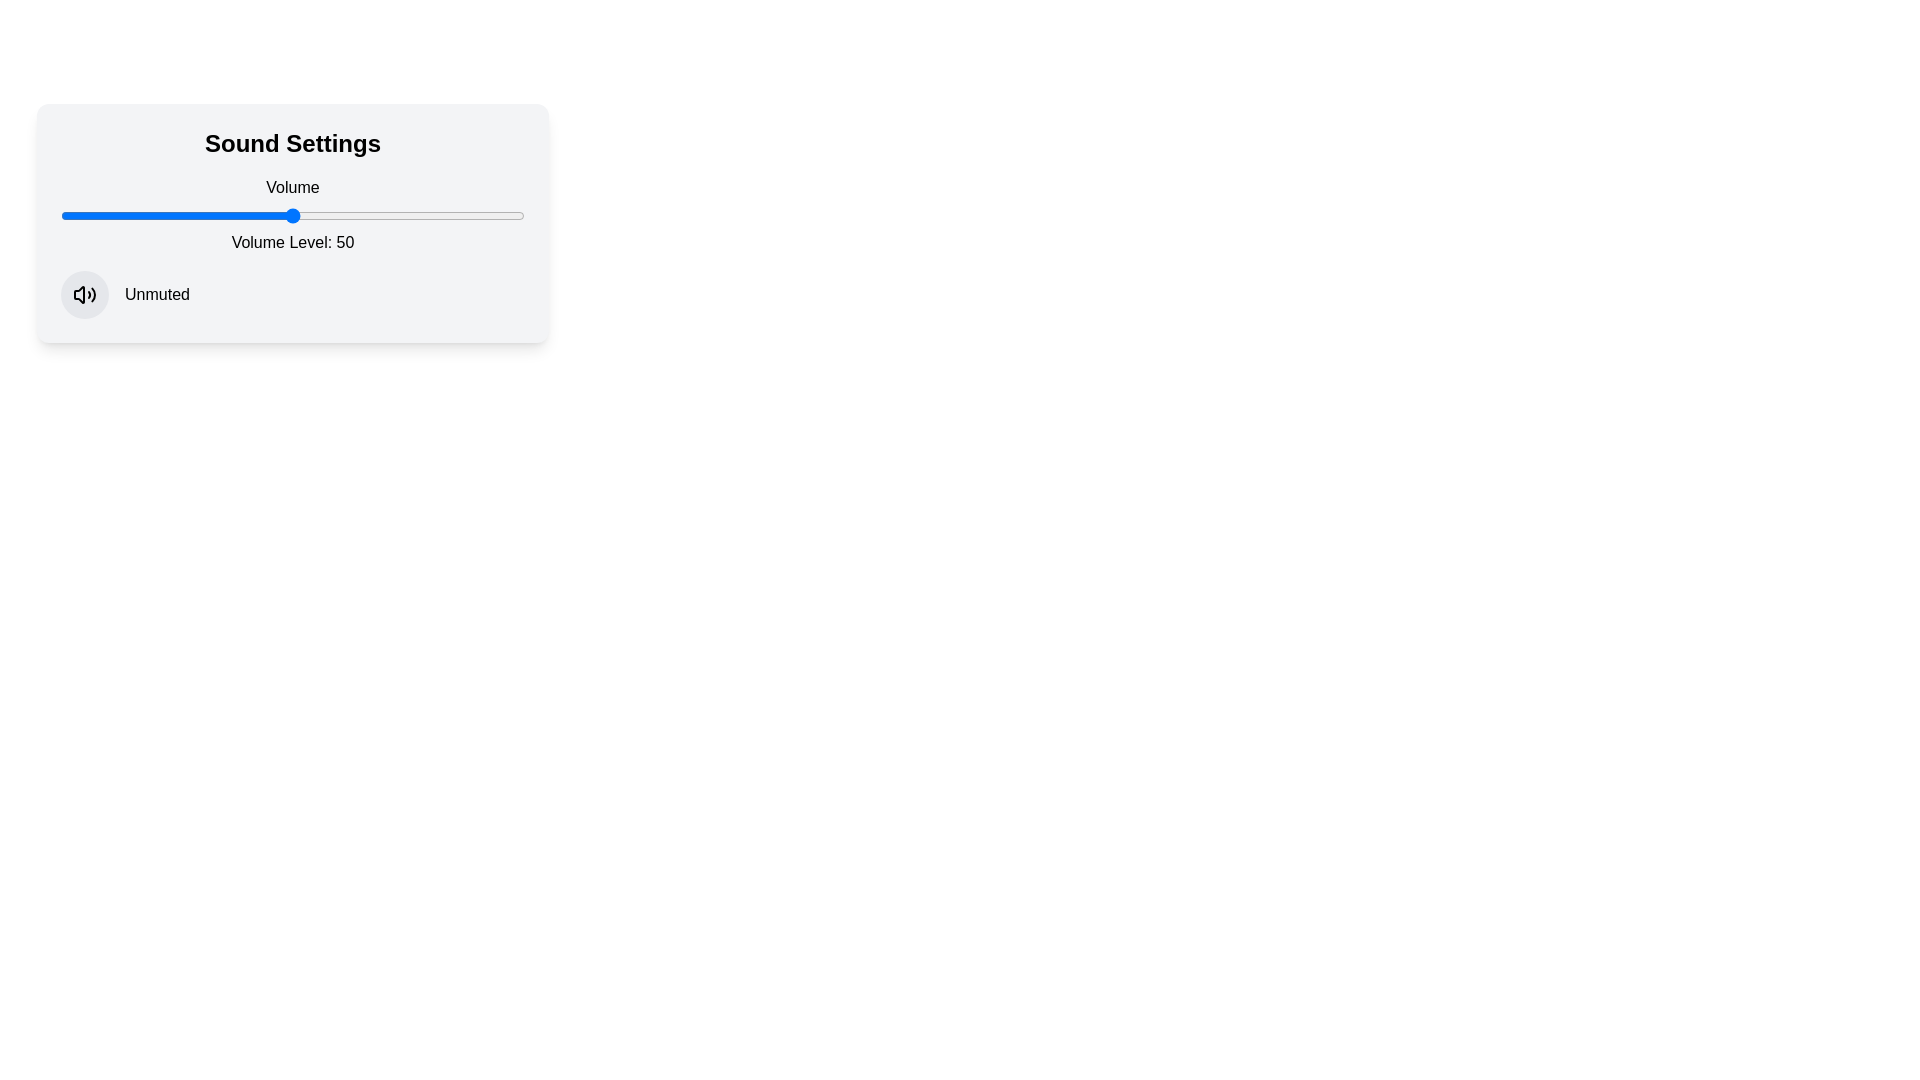 Image resolution: width=1920 pixels, height=1080 pixels. I want to click on the volume level, so click(348, 216).